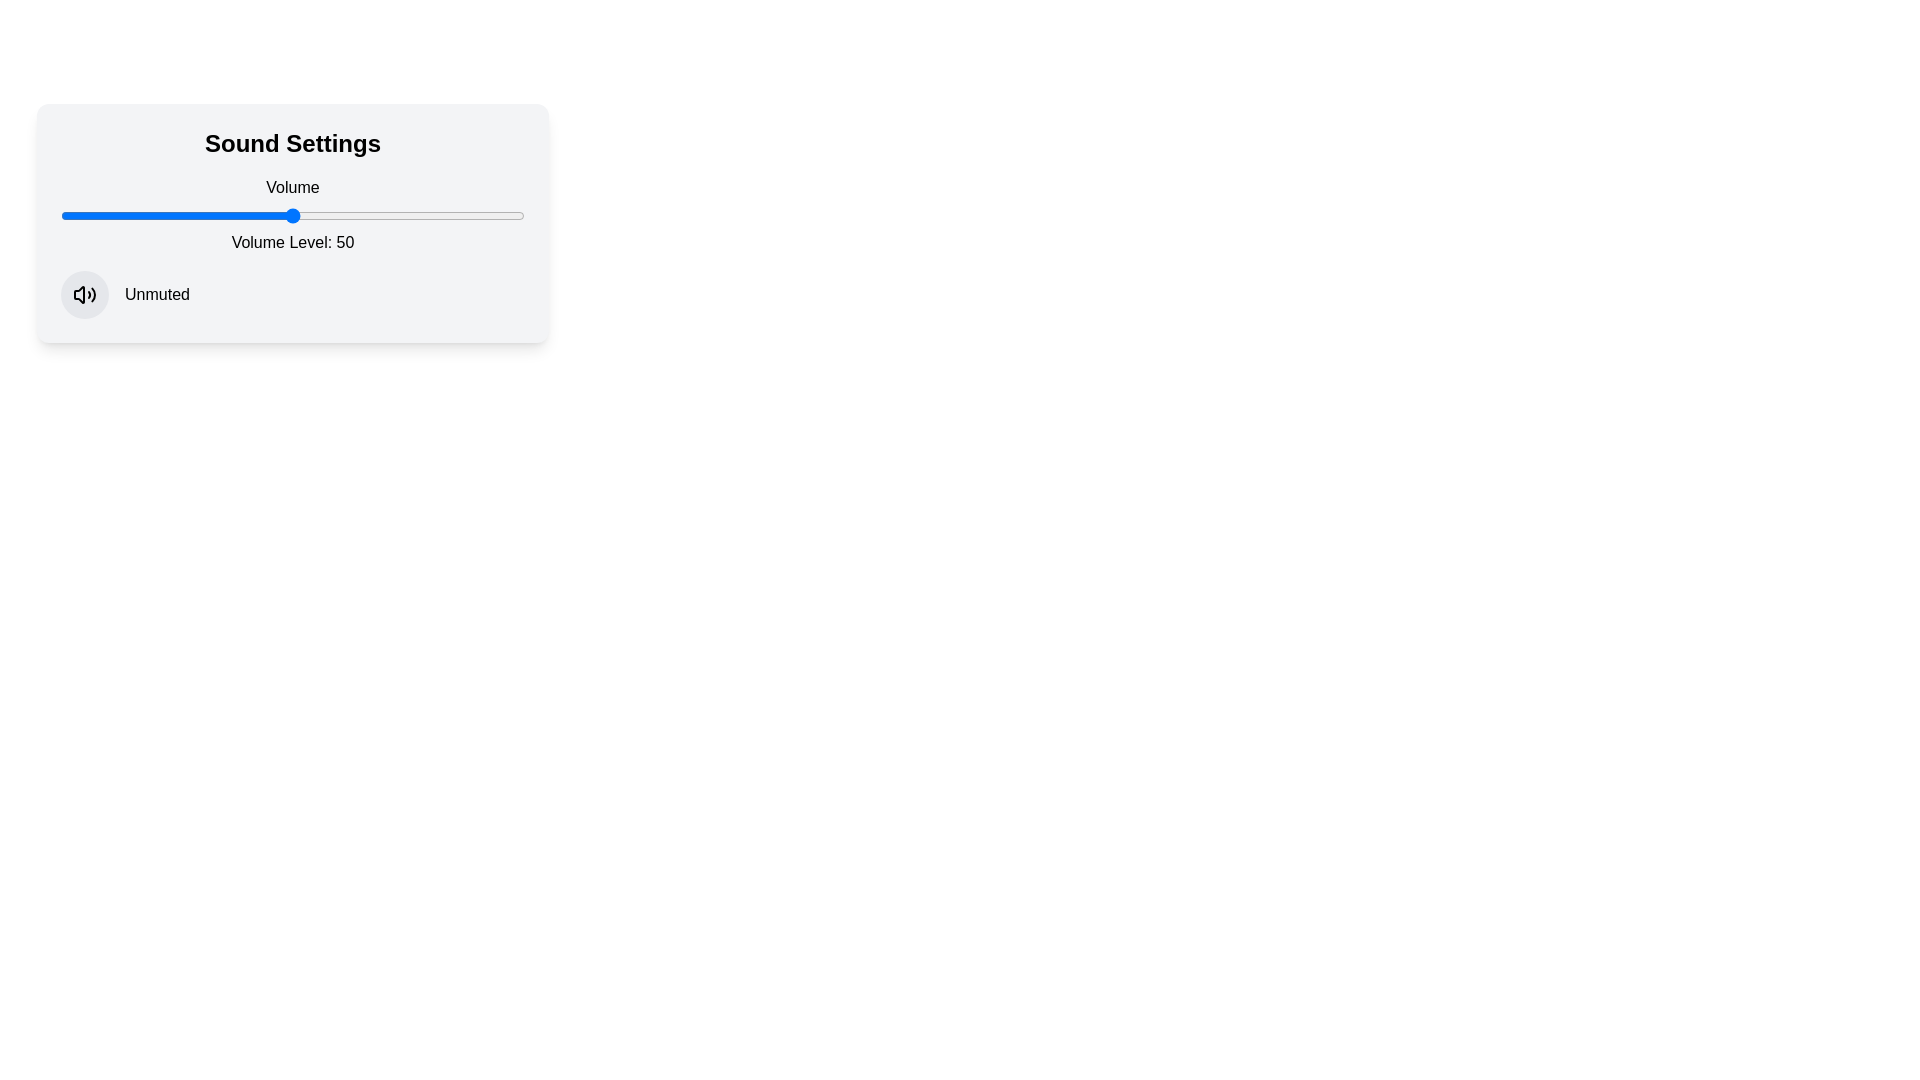 Image resolution: width=1920 pixels, height=1080 pixels. I want to click on the volume level, so click(348, 216).